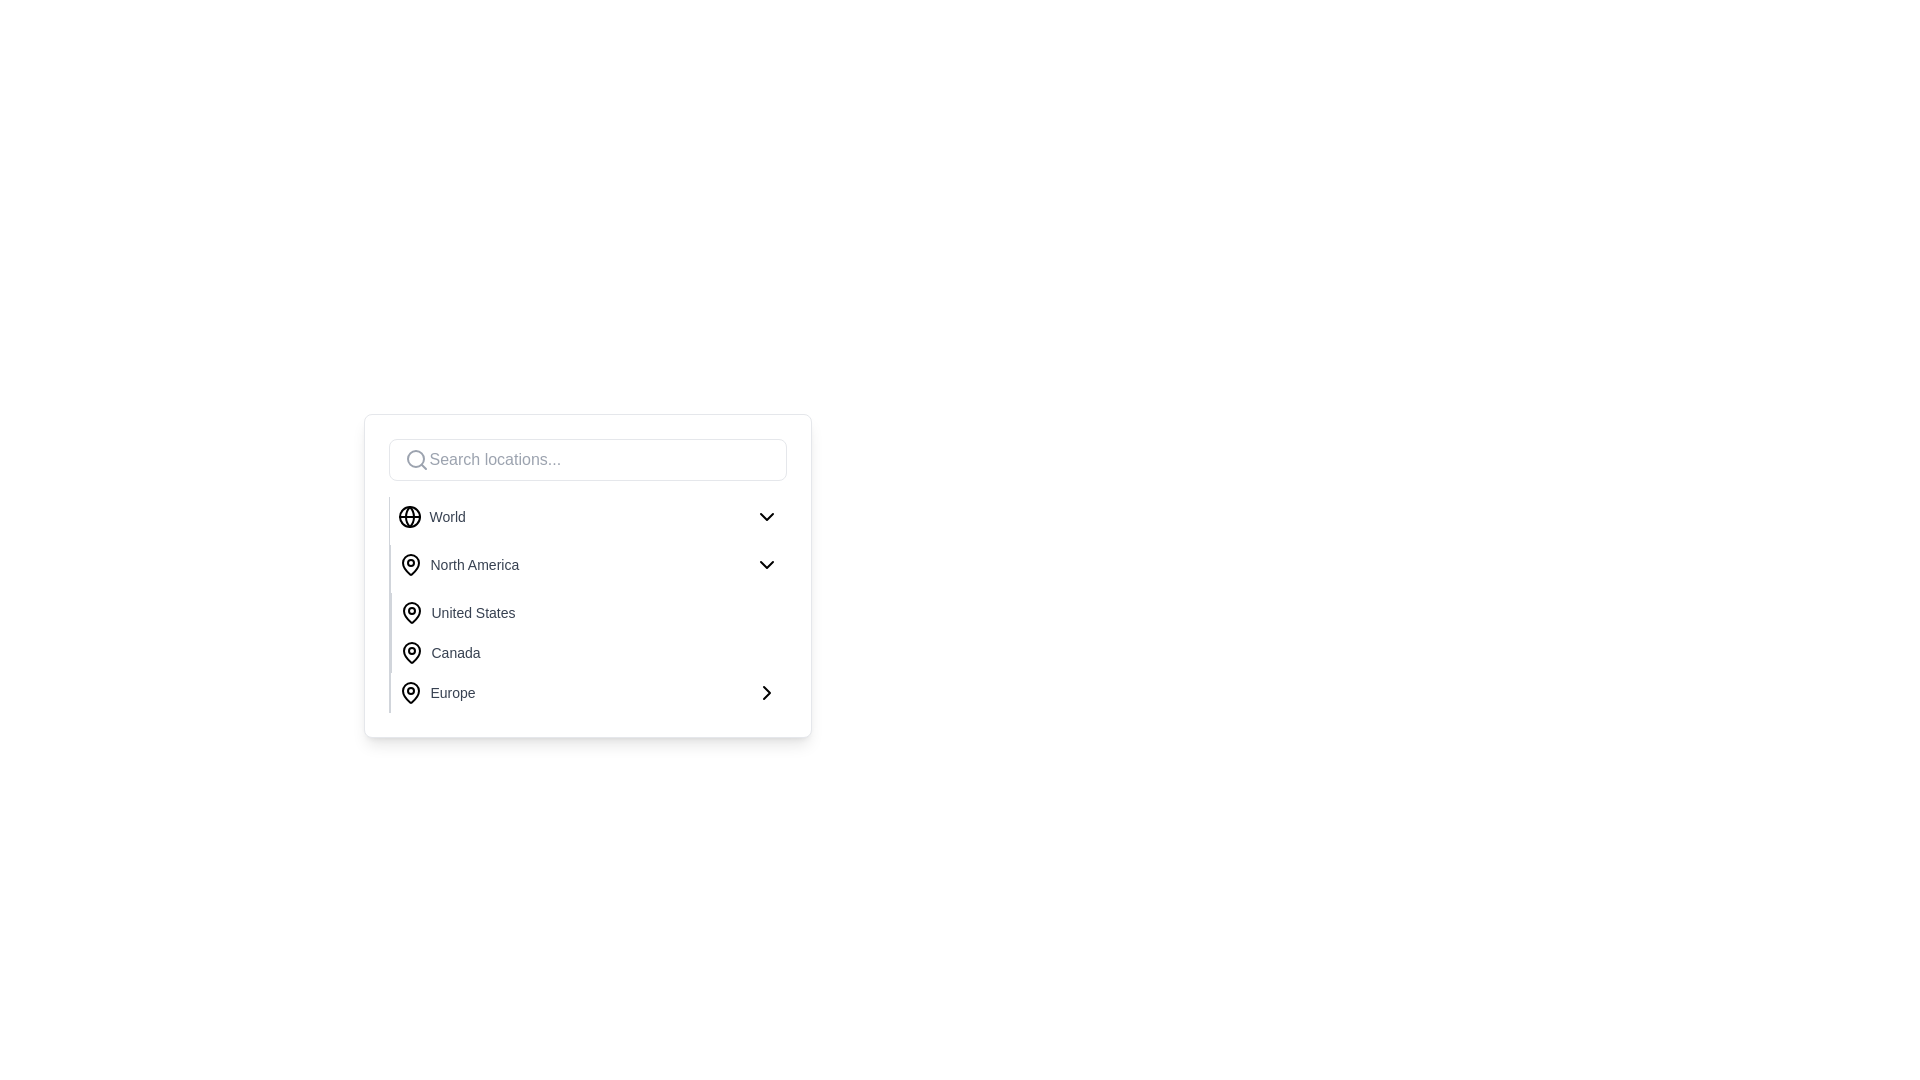 The image size is (1920, 1080). Describe the element at coordinates (446, 515) in the screenshot. I see `the 'World' option label located below the 'Search locations...' input box` at that location.